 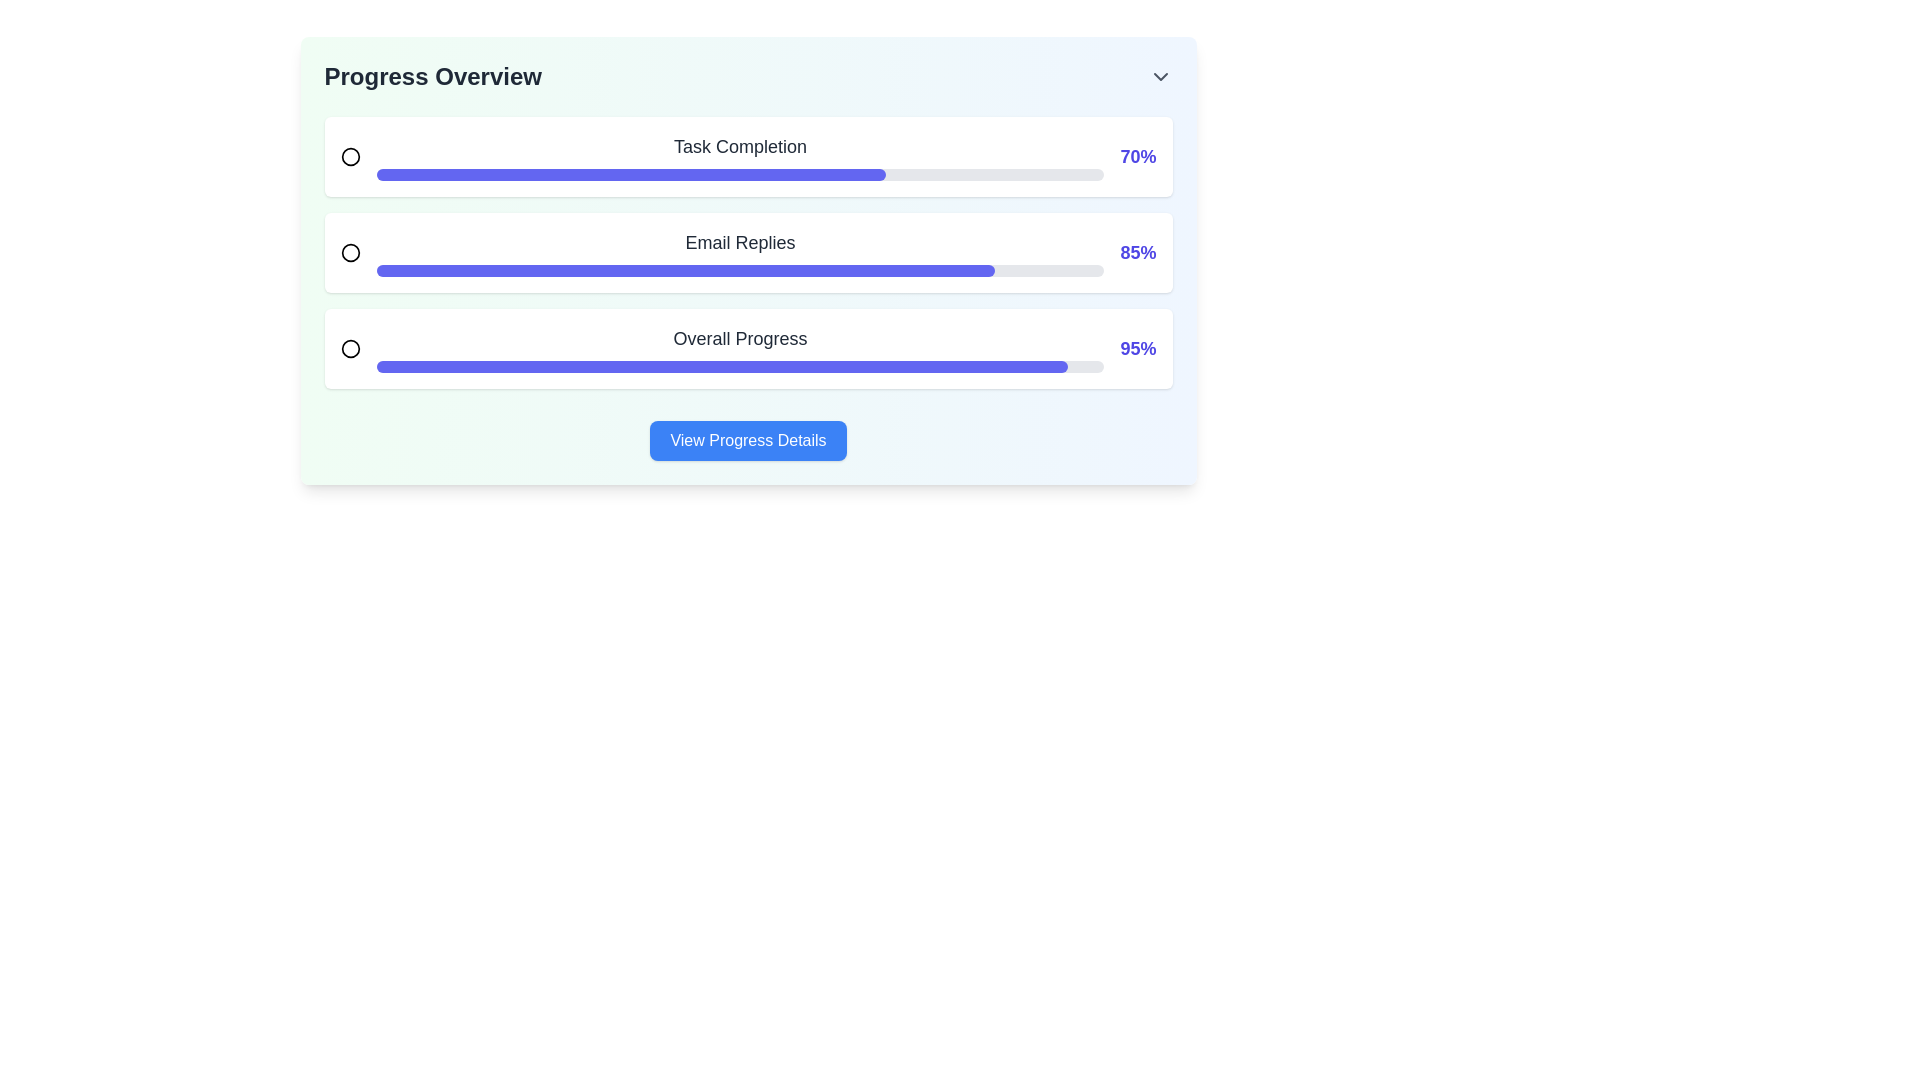 What do you see at coordinates (1138, 252) in the screenshot?
I see `the numerical text display showing '85%' in indigo color, located at the right-hand side of the progress bar in the 'Email Replies' section` at bounding box center [1138, 252].